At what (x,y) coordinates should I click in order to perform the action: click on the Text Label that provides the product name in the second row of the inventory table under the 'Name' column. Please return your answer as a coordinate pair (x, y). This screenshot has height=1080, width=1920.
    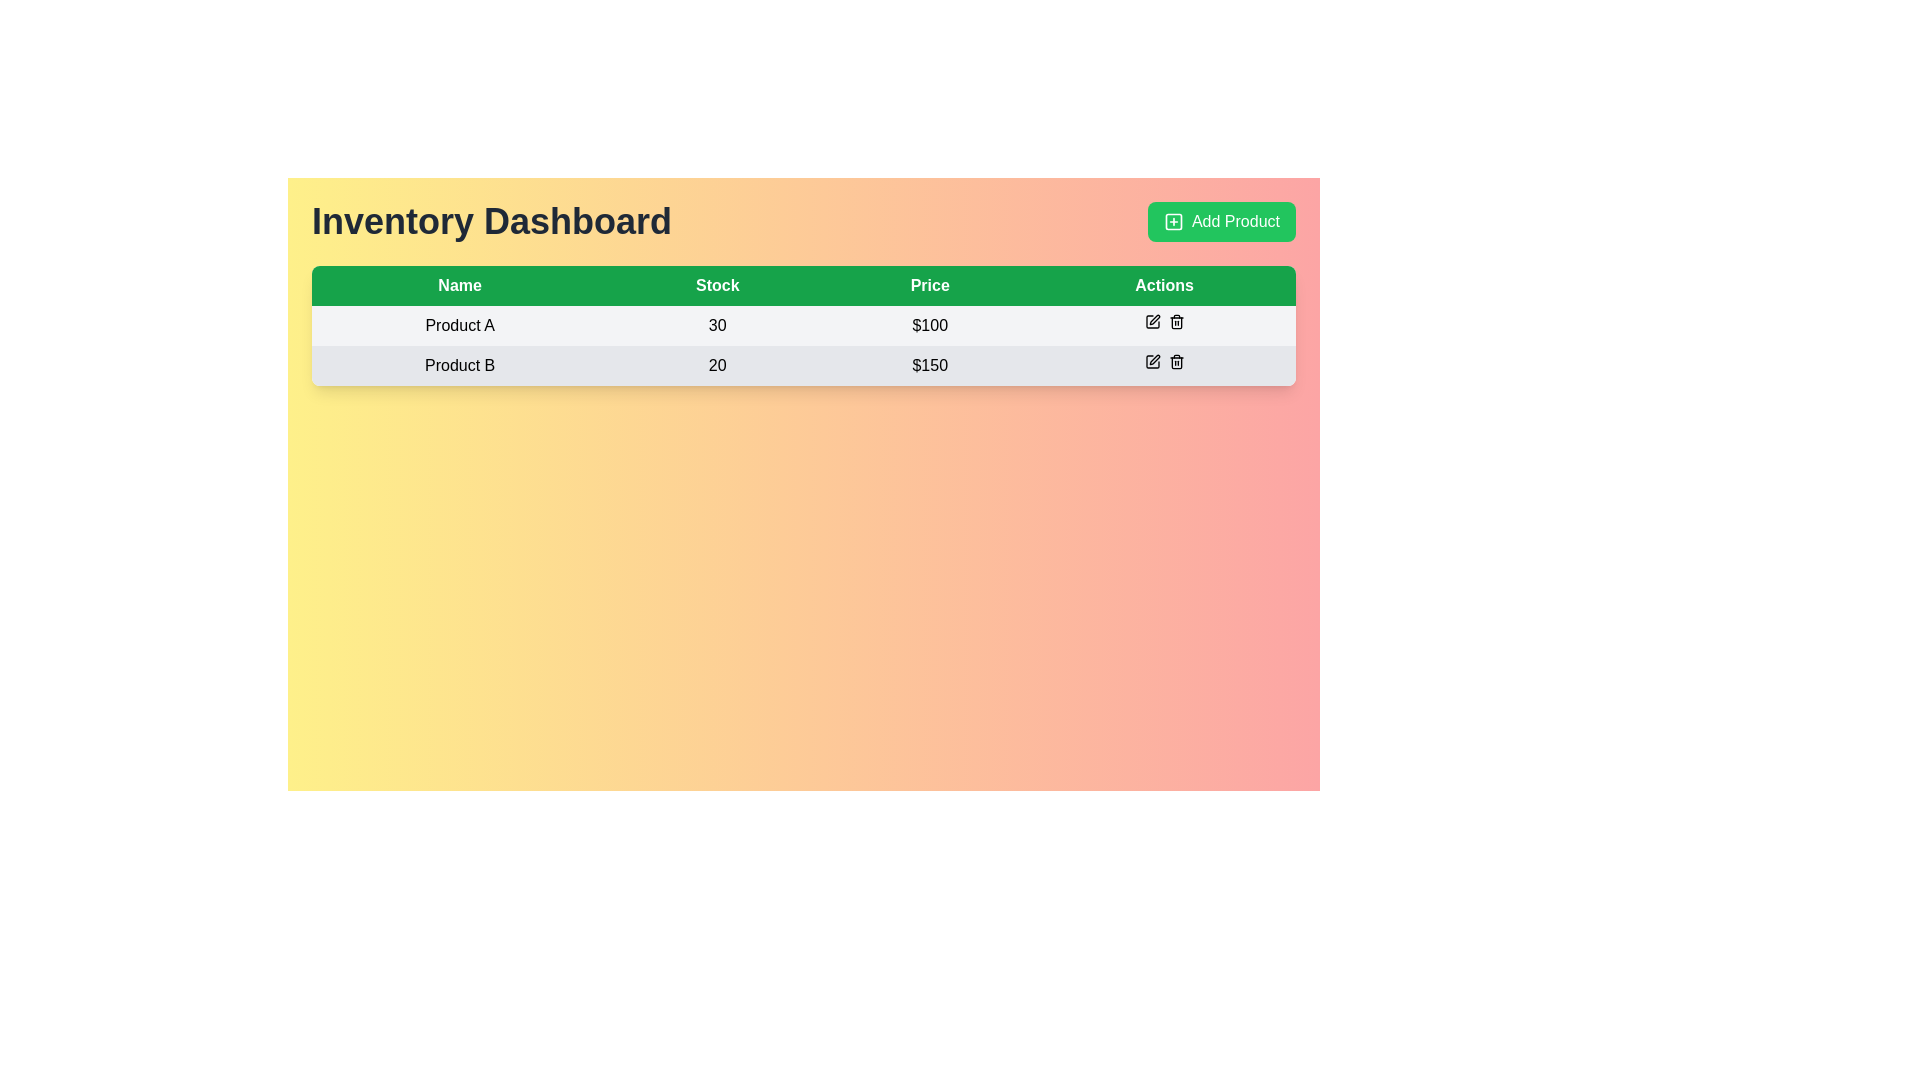
    Looking at the image, I should click on (459, 366).